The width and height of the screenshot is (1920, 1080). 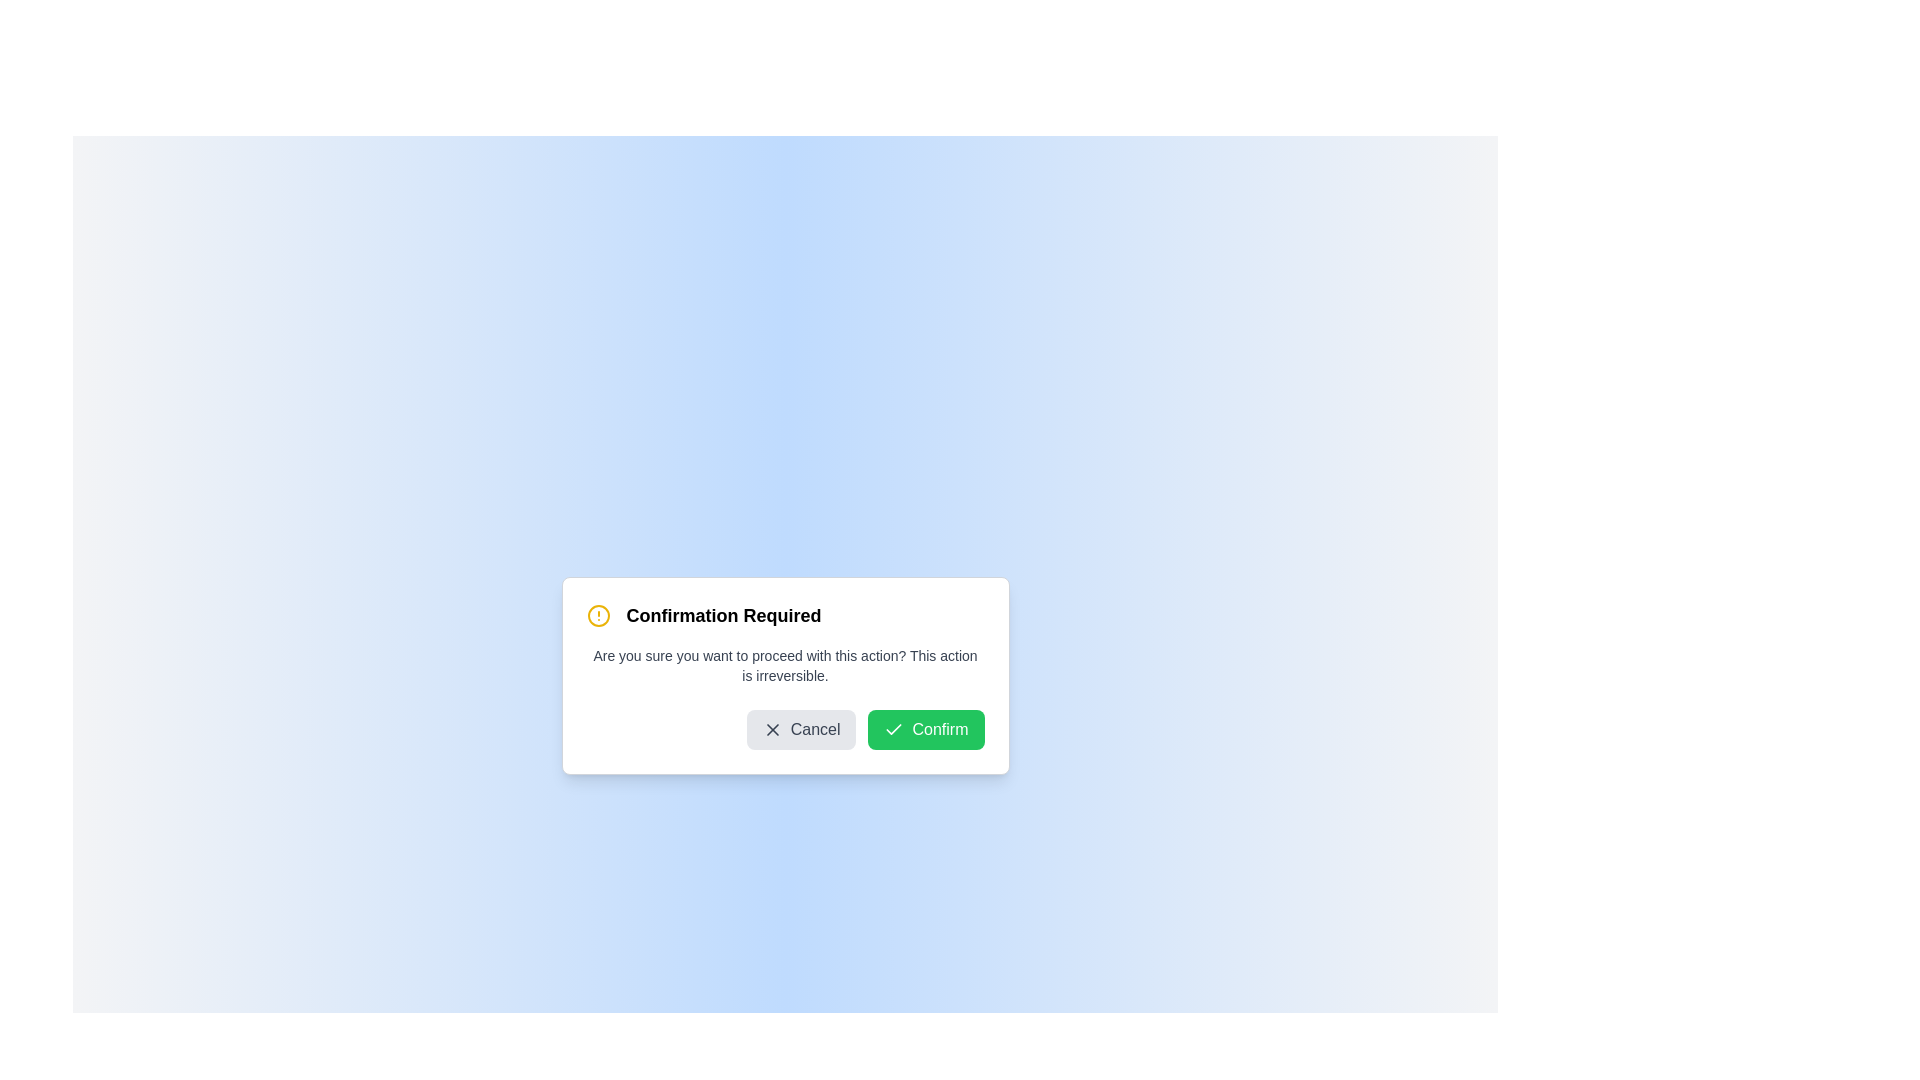 I want to click on the confirm button located in the dialog box's footer, which contains a green outline checkmark icon, so click(x=893, y=729).